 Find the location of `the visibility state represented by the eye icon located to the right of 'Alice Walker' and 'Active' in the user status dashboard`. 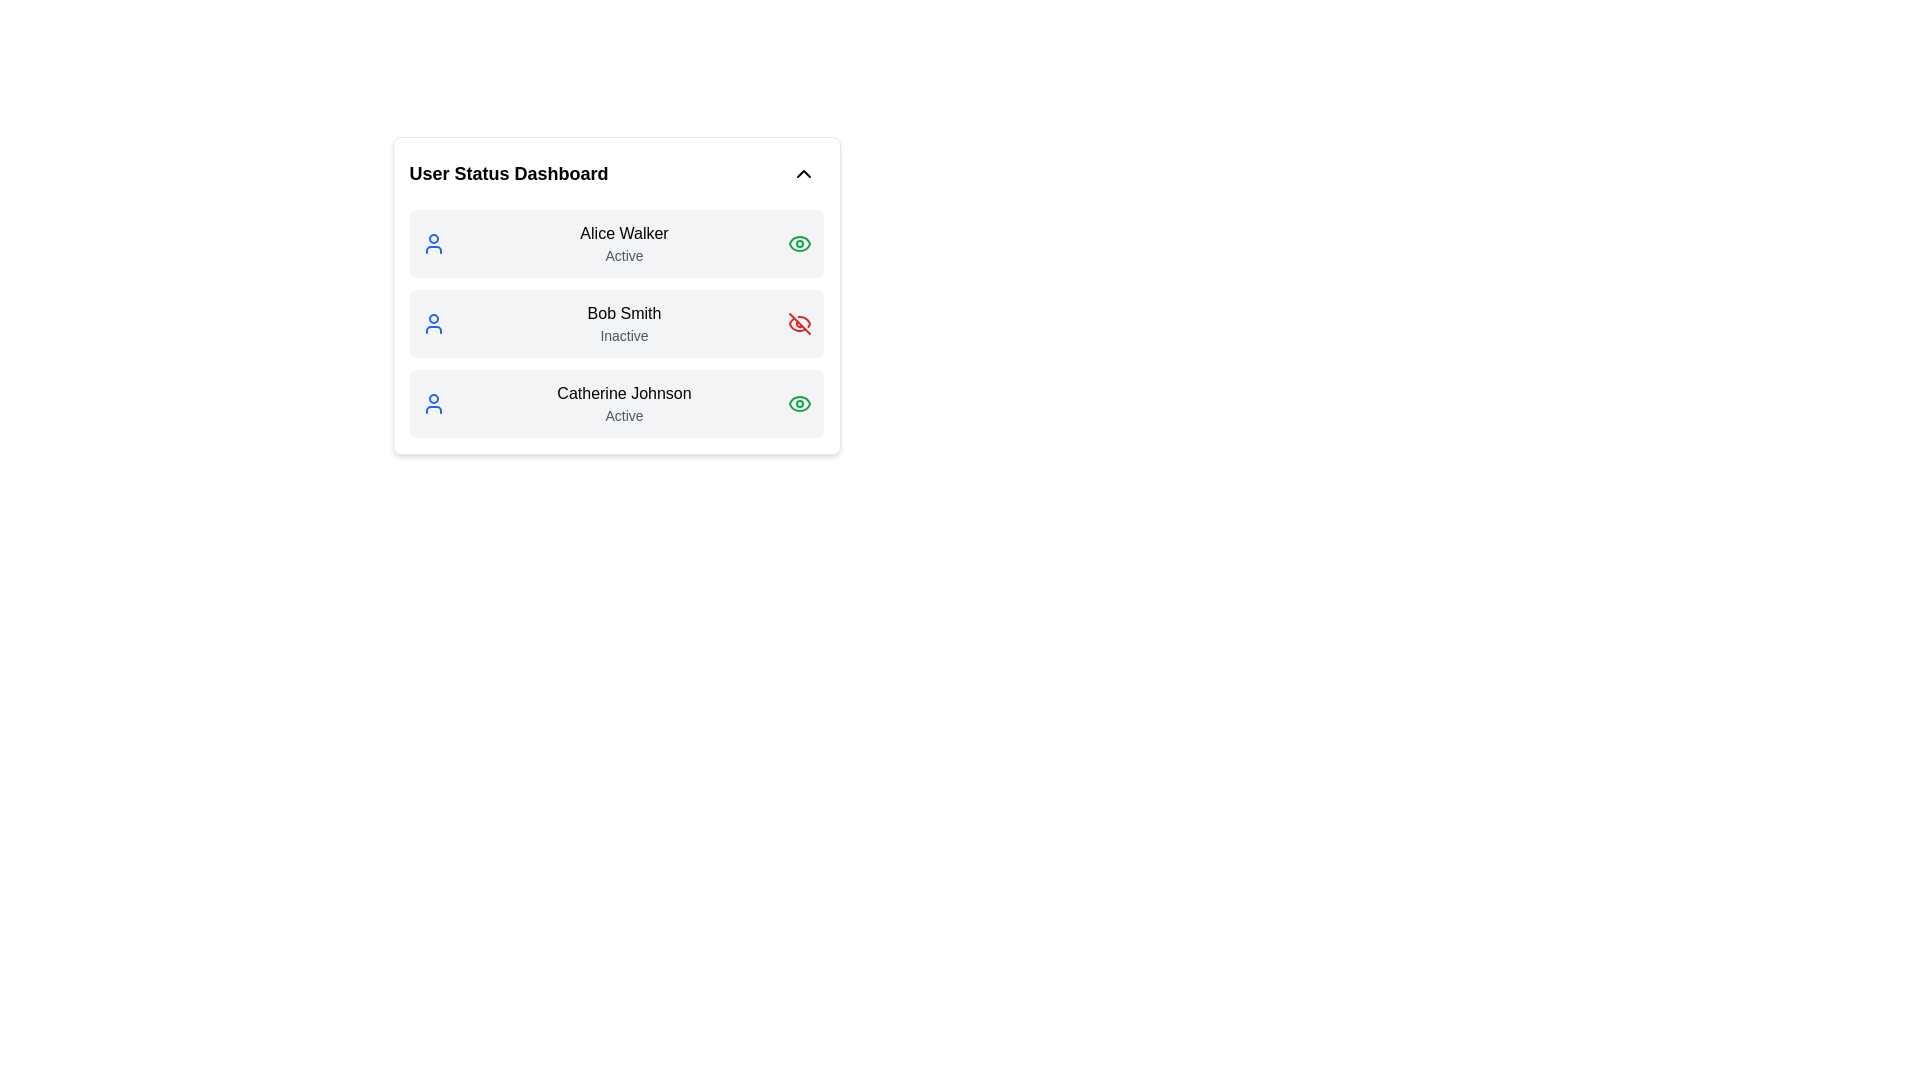

the visibility state represented by the eye icon located to the right of 'Alice Walker' and 'Active' in the user status dashboard is located at coordinates (798, 242).